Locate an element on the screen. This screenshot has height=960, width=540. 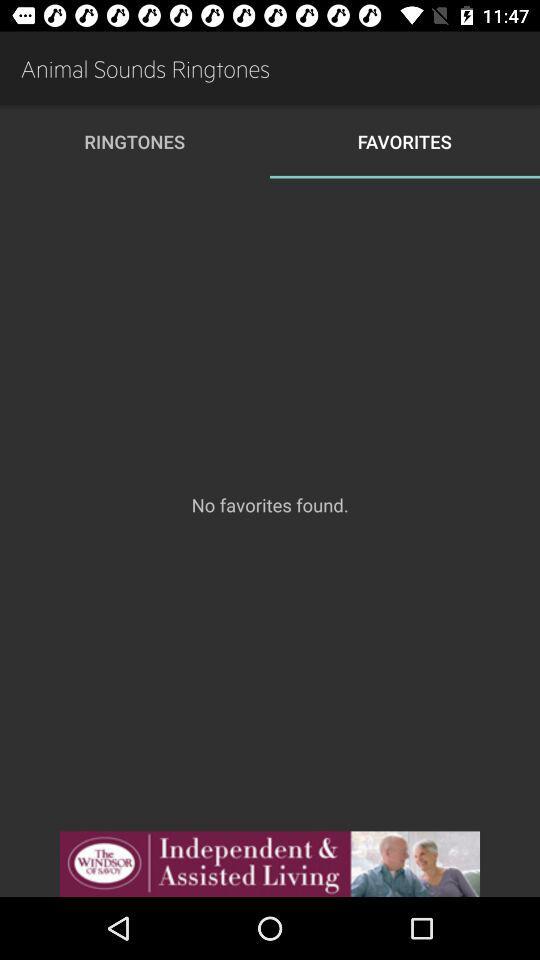
advertisement is located at coordinates (270, 863).